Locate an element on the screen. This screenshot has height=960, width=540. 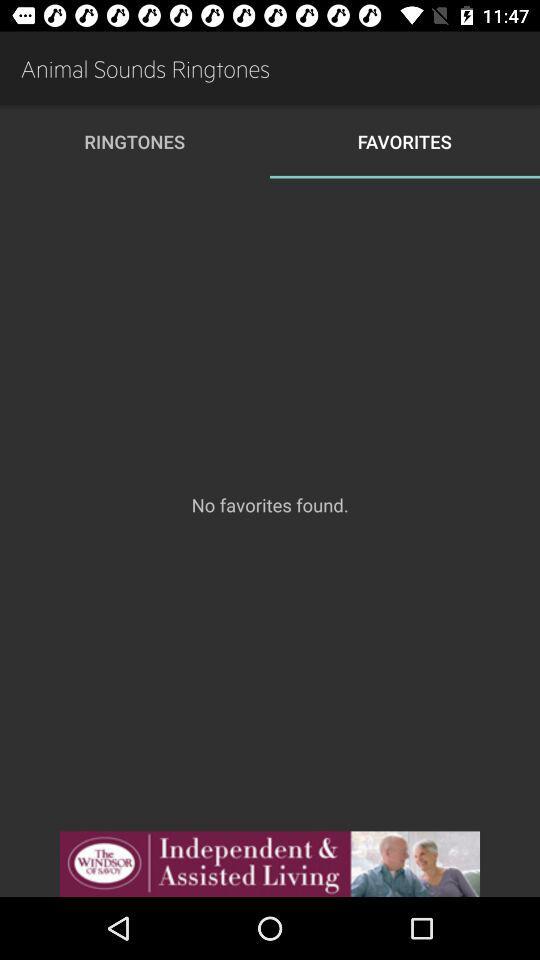
advertisement is located at coordinates (270, 863).